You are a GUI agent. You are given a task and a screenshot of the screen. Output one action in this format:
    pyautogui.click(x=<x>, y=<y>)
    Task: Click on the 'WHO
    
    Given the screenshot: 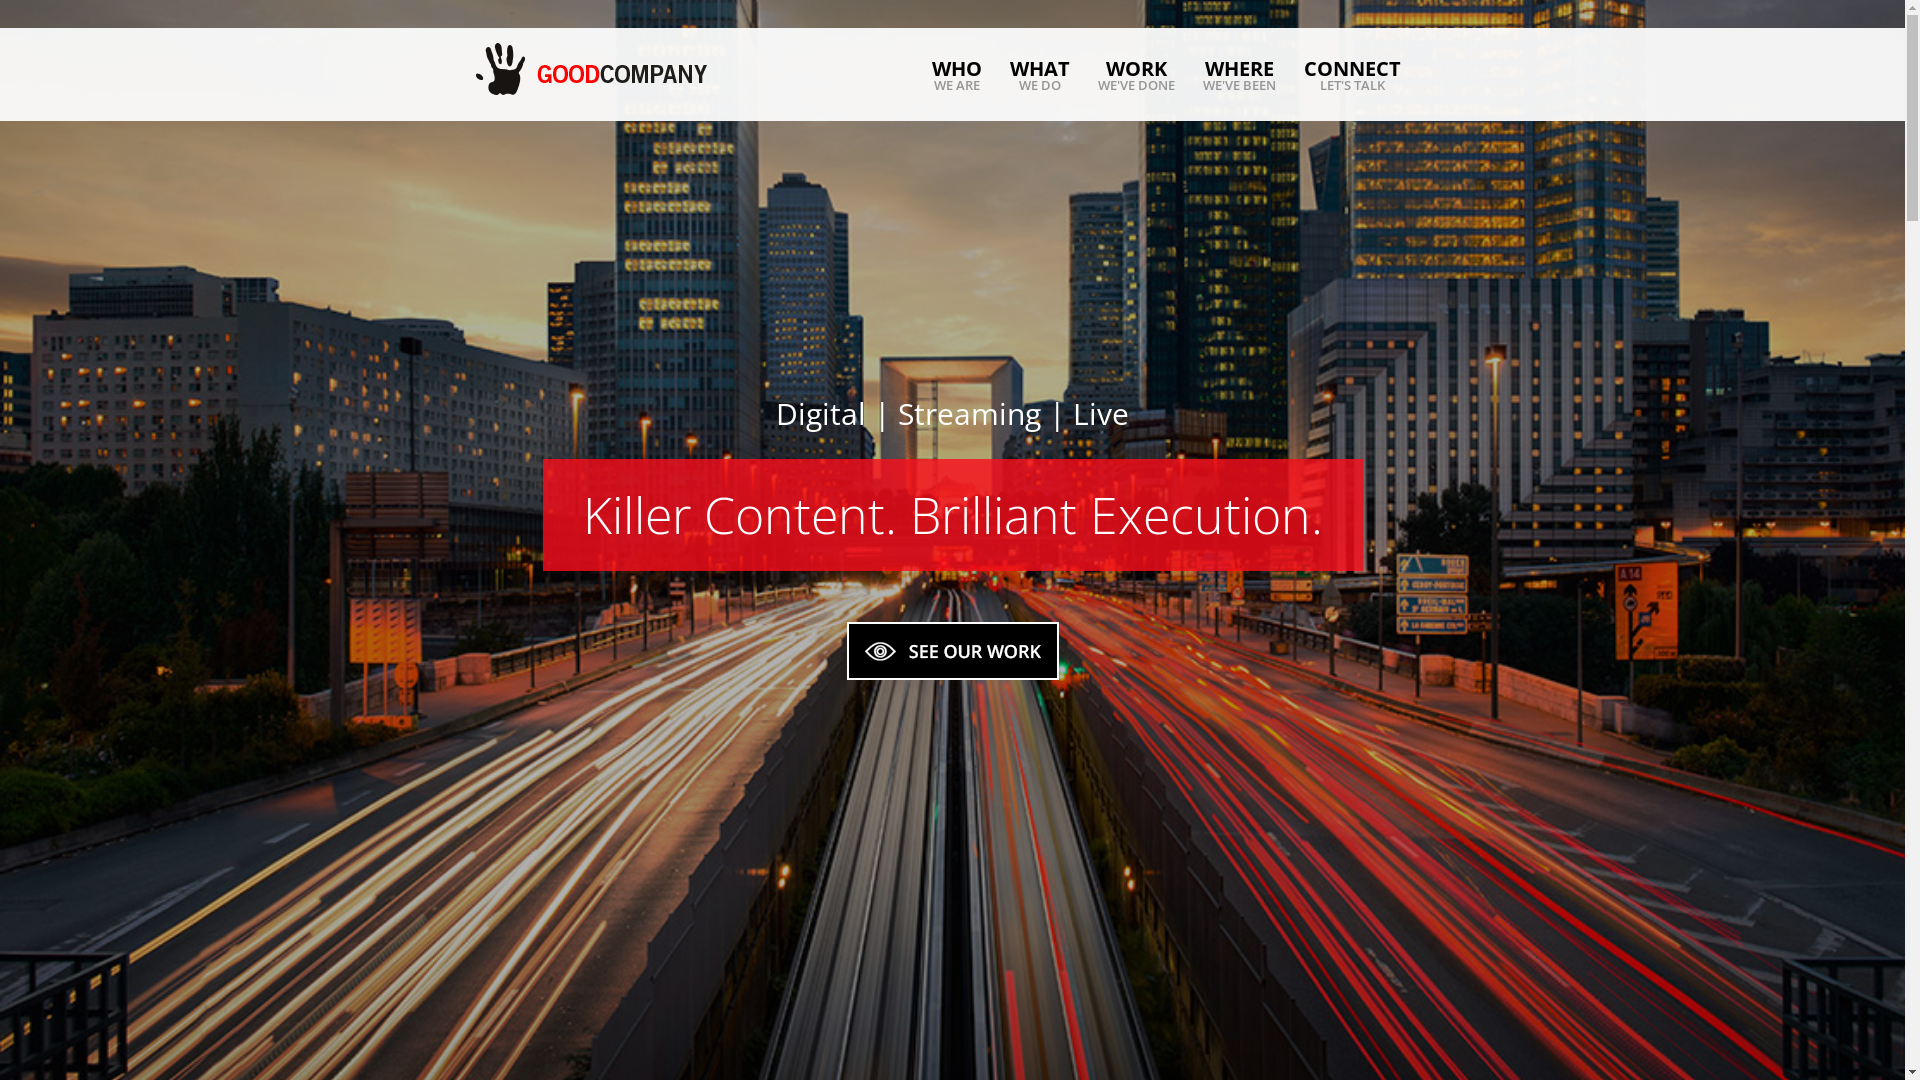 What is the action you would take?
    pyautogui.click(x=955, y=74)
    